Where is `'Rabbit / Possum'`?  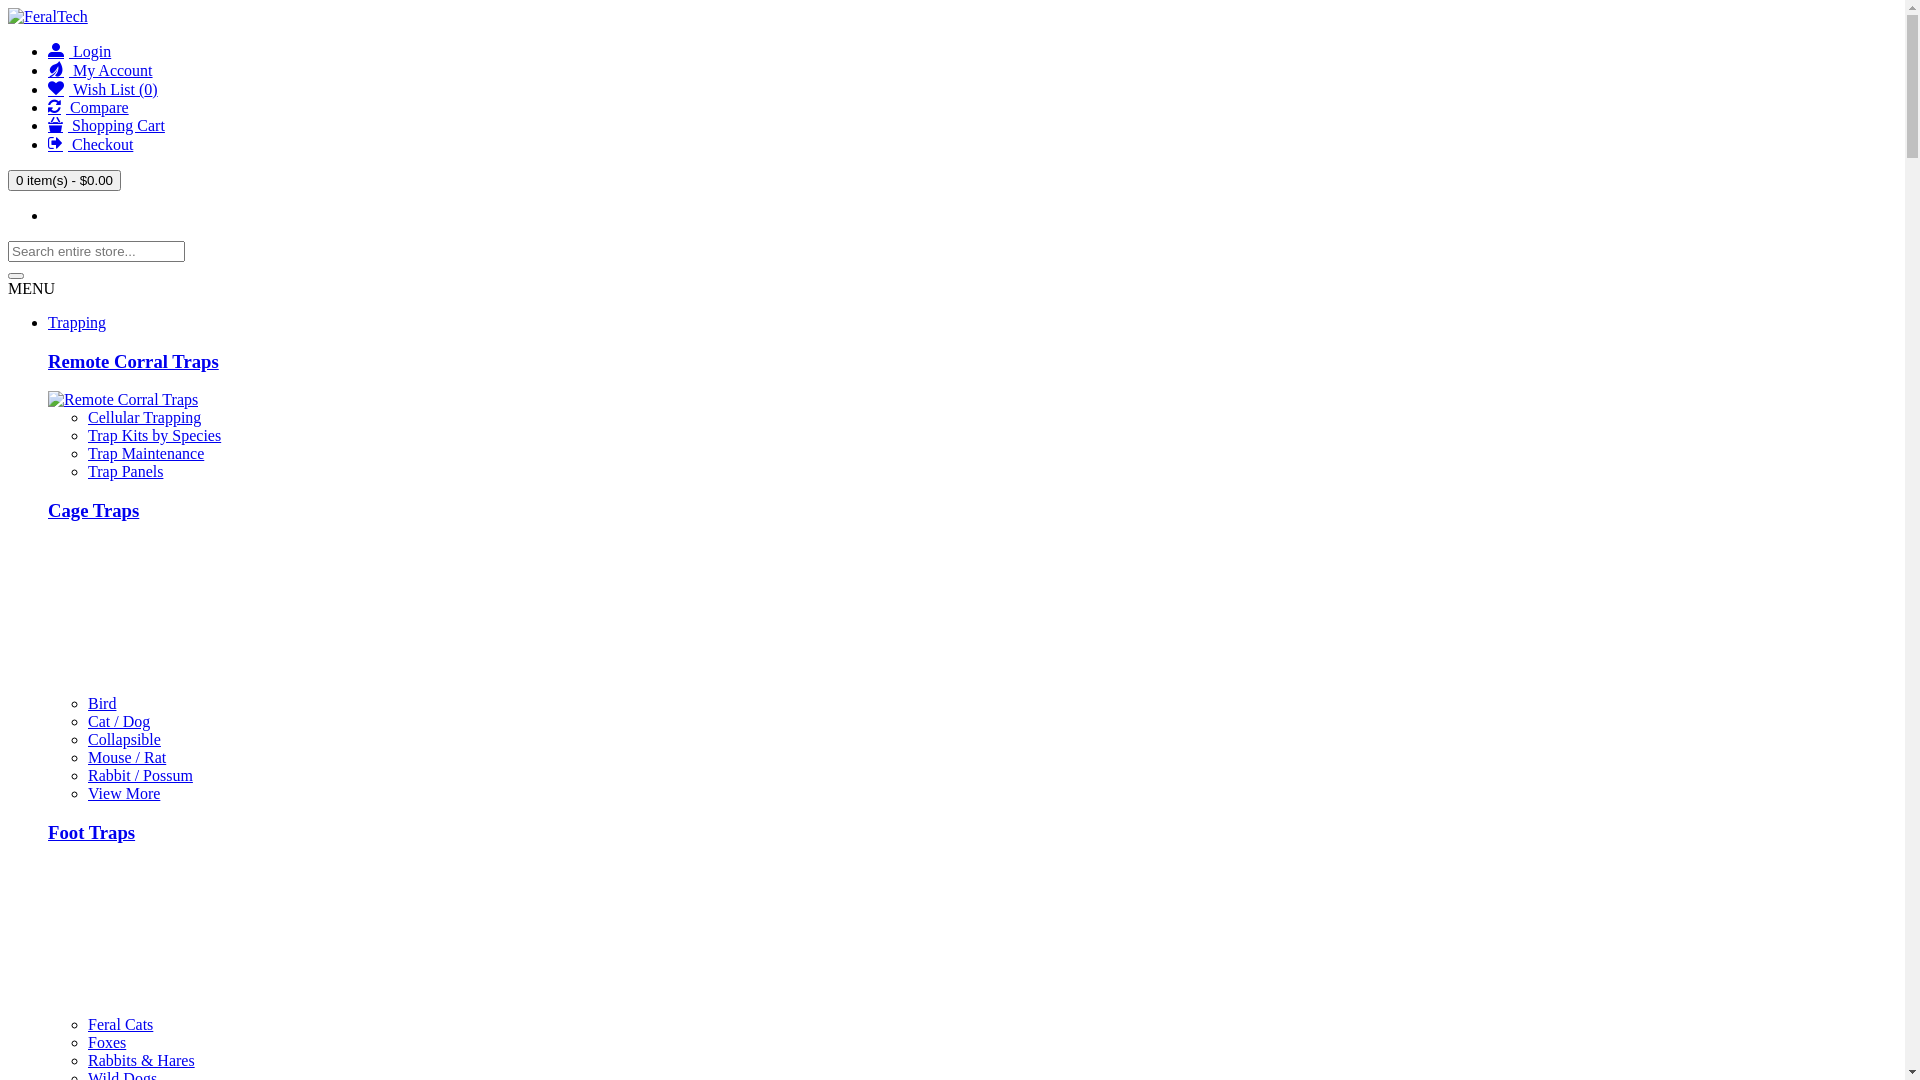 'Rabbit / Possum' is located at coordinates (139, 774).